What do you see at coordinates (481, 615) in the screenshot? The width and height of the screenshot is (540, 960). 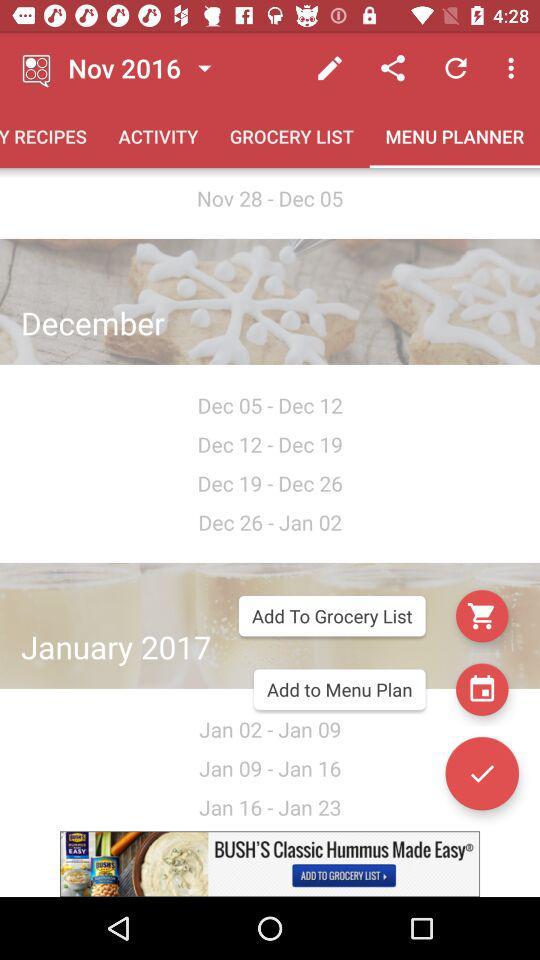 I see `the cart icon` at bounding box center [481, 615].